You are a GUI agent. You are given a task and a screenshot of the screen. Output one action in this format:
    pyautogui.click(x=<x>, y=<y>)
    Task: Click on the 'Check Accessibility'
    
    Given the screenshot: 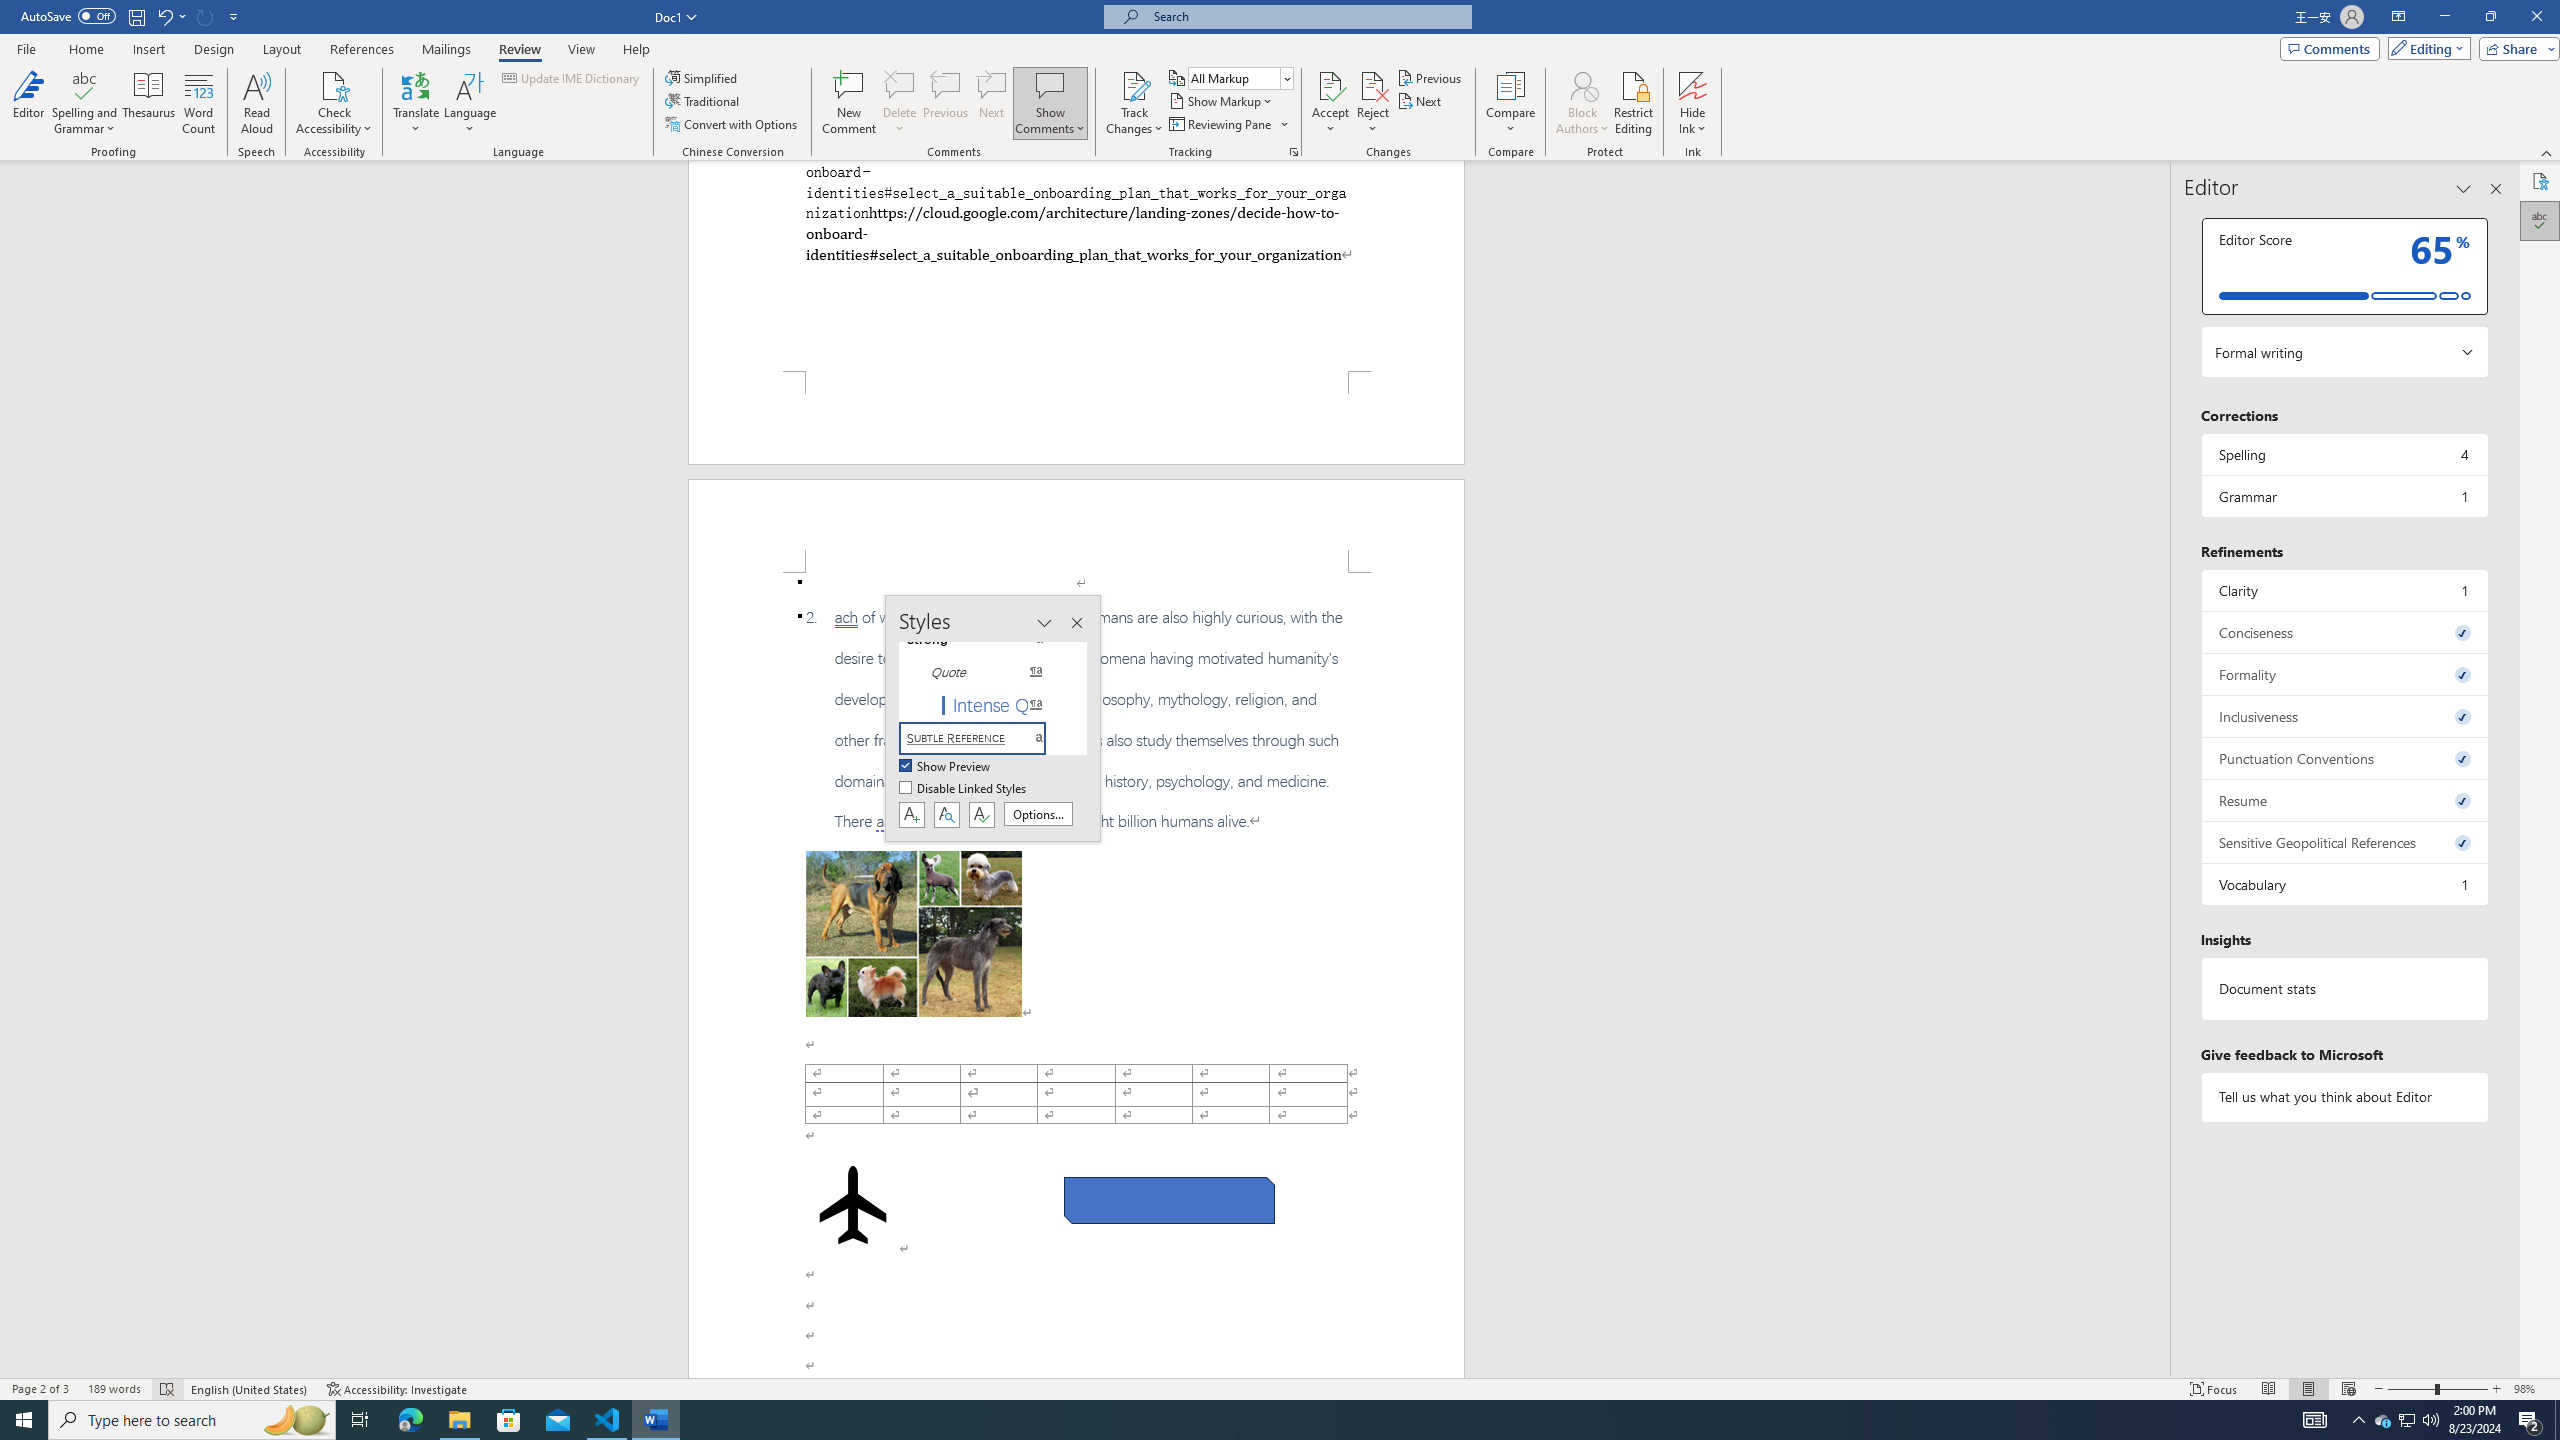 What is the action you would take?
    pyautogui.click(x=334, y=84)
    